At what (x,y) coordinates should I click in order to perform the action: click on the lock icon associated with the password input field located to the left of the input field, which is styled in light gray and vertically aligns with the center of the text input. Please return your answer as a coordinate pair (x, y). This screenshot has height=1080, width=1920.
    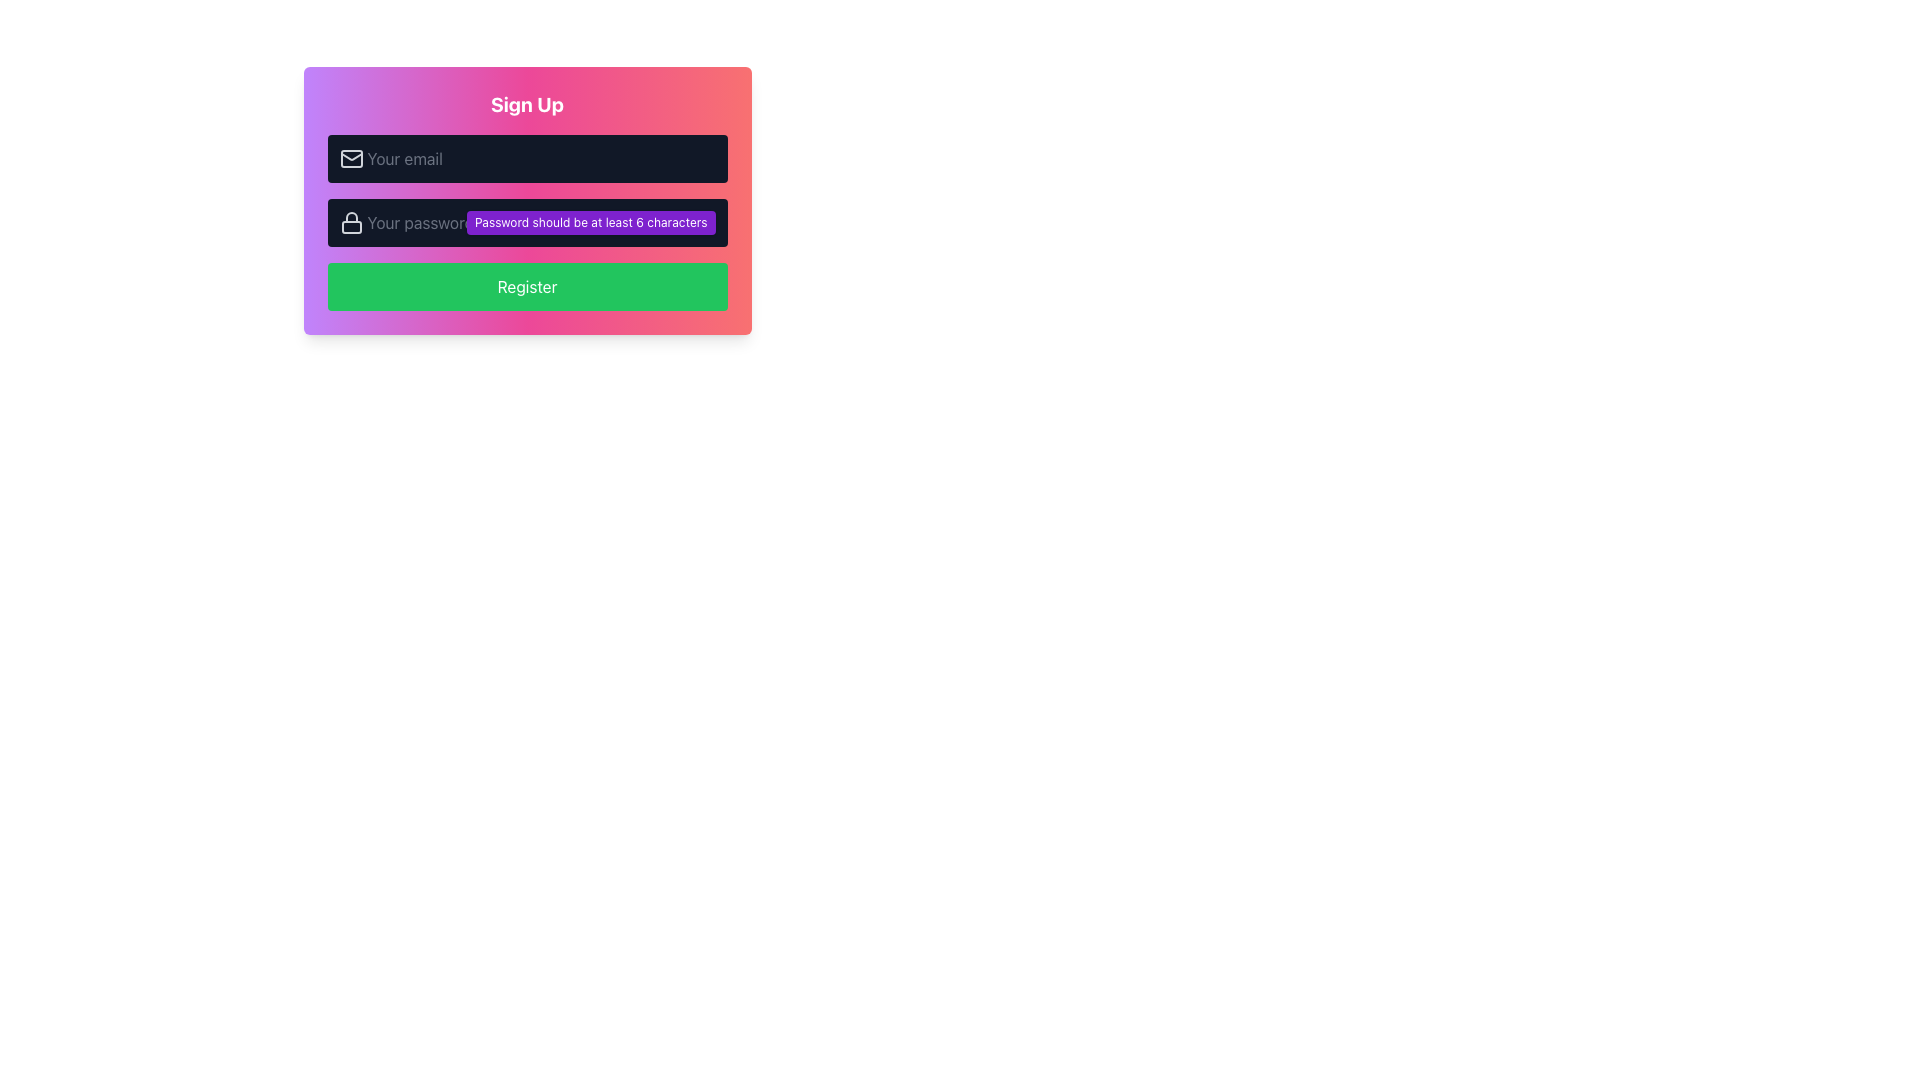
    Looking at the image, I should click on (351, 223).